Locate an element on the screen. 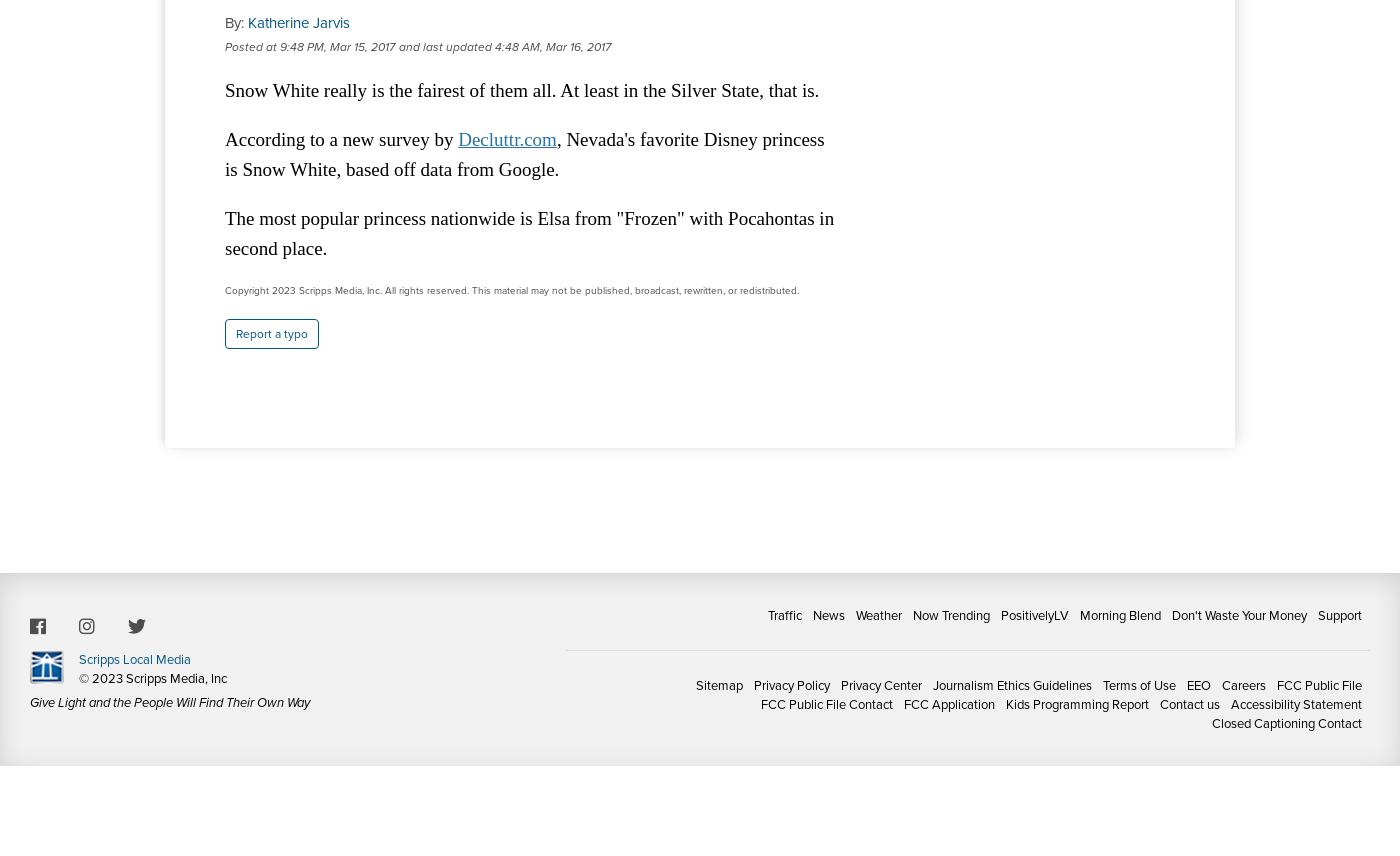 The width and height of the screenshot is (1400, 856). 'Don't Waste Your Money' is located at coordinates (1239, 614).